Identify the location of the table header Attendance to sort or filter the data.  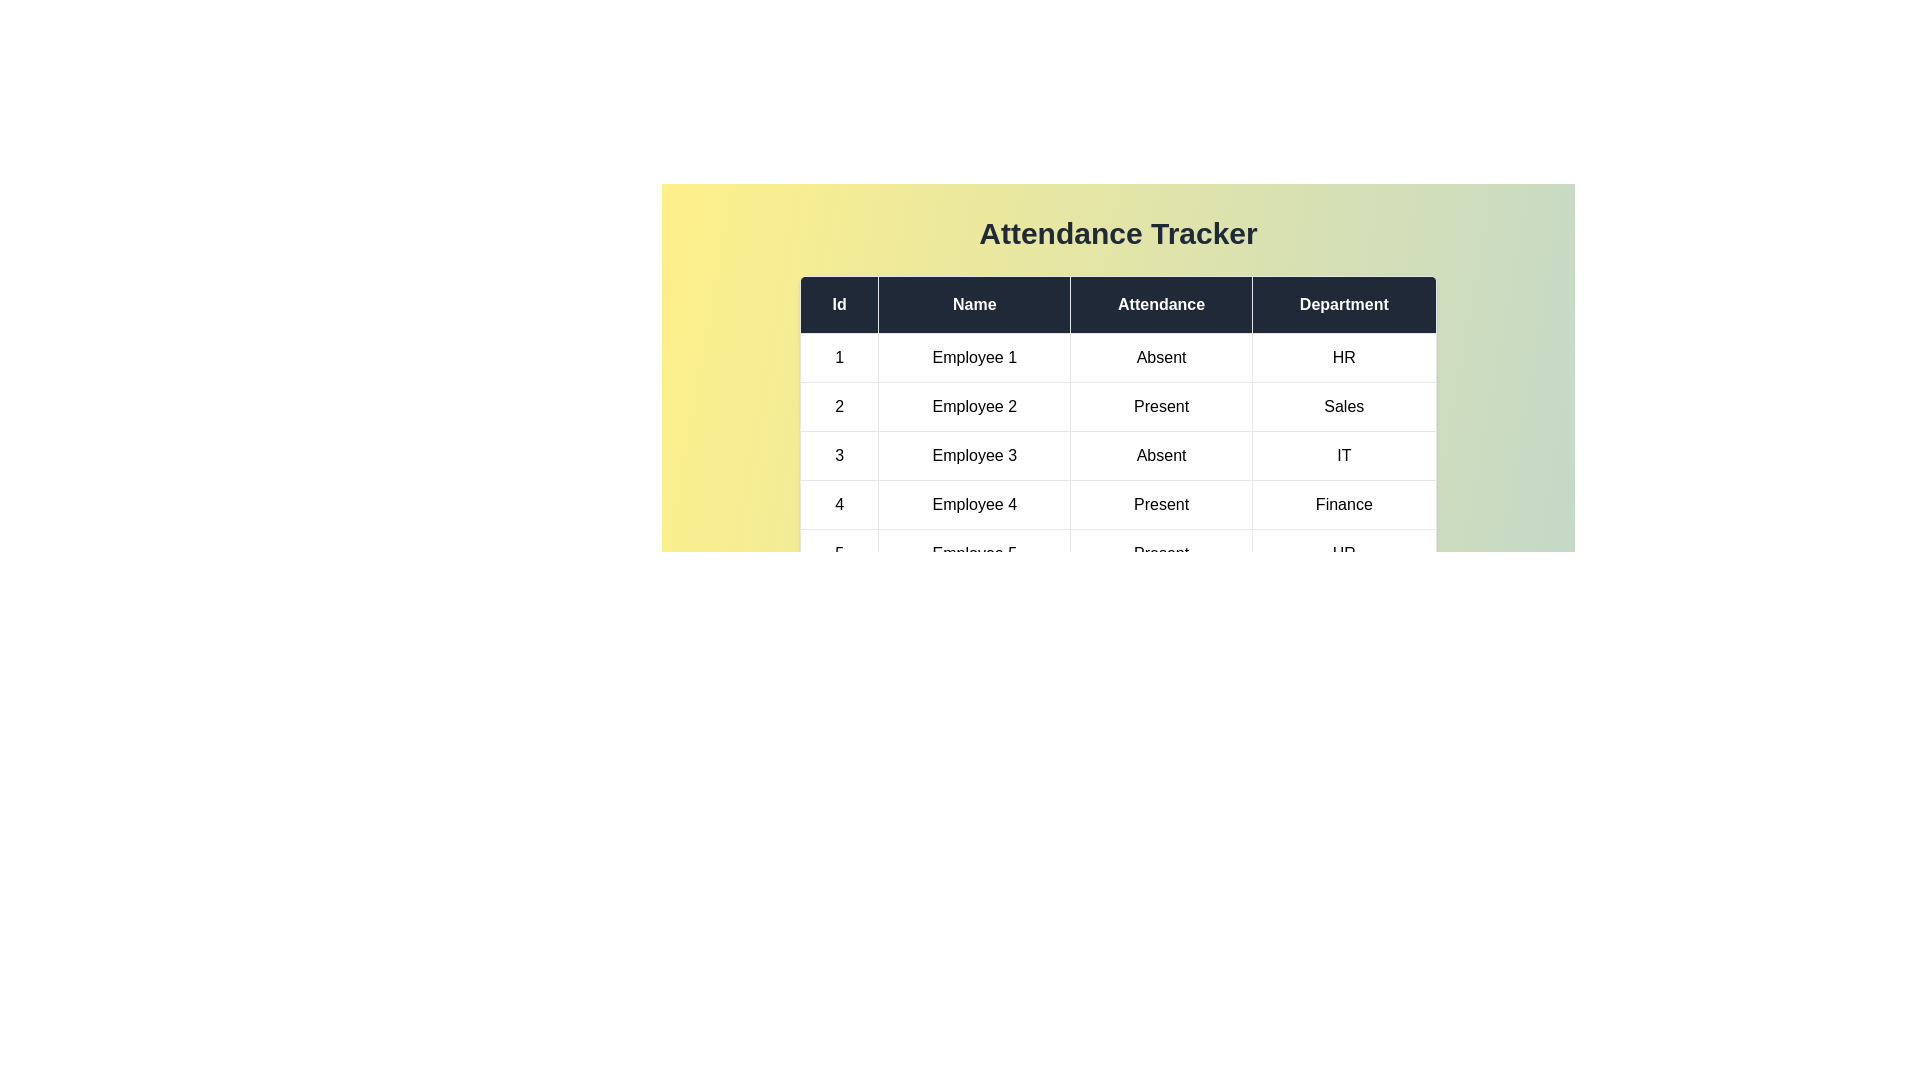
(1161, 304).